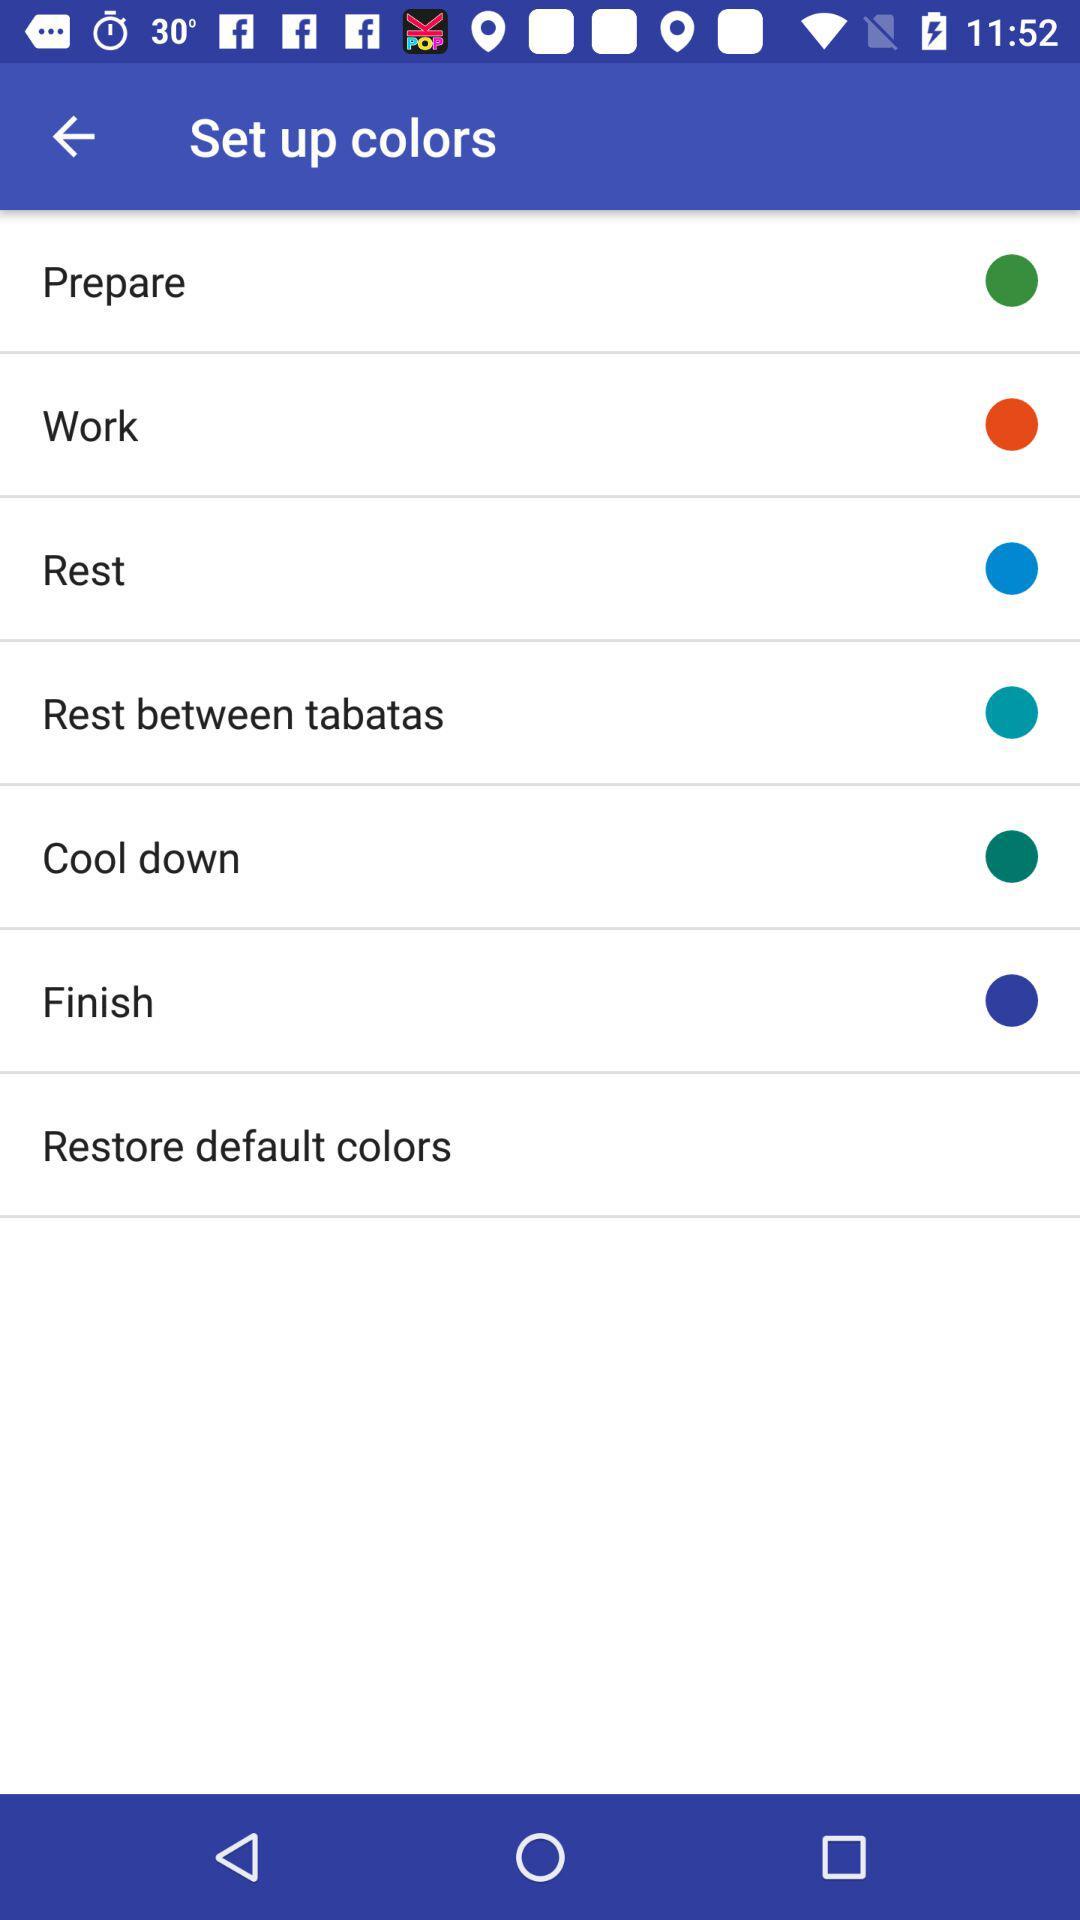 Image resolution: width=1080 pixels, height=1920 pixels. Describe the element at coordinates (72, 135) in the screenshot. I see `icon next to the set up colors item` at that location.